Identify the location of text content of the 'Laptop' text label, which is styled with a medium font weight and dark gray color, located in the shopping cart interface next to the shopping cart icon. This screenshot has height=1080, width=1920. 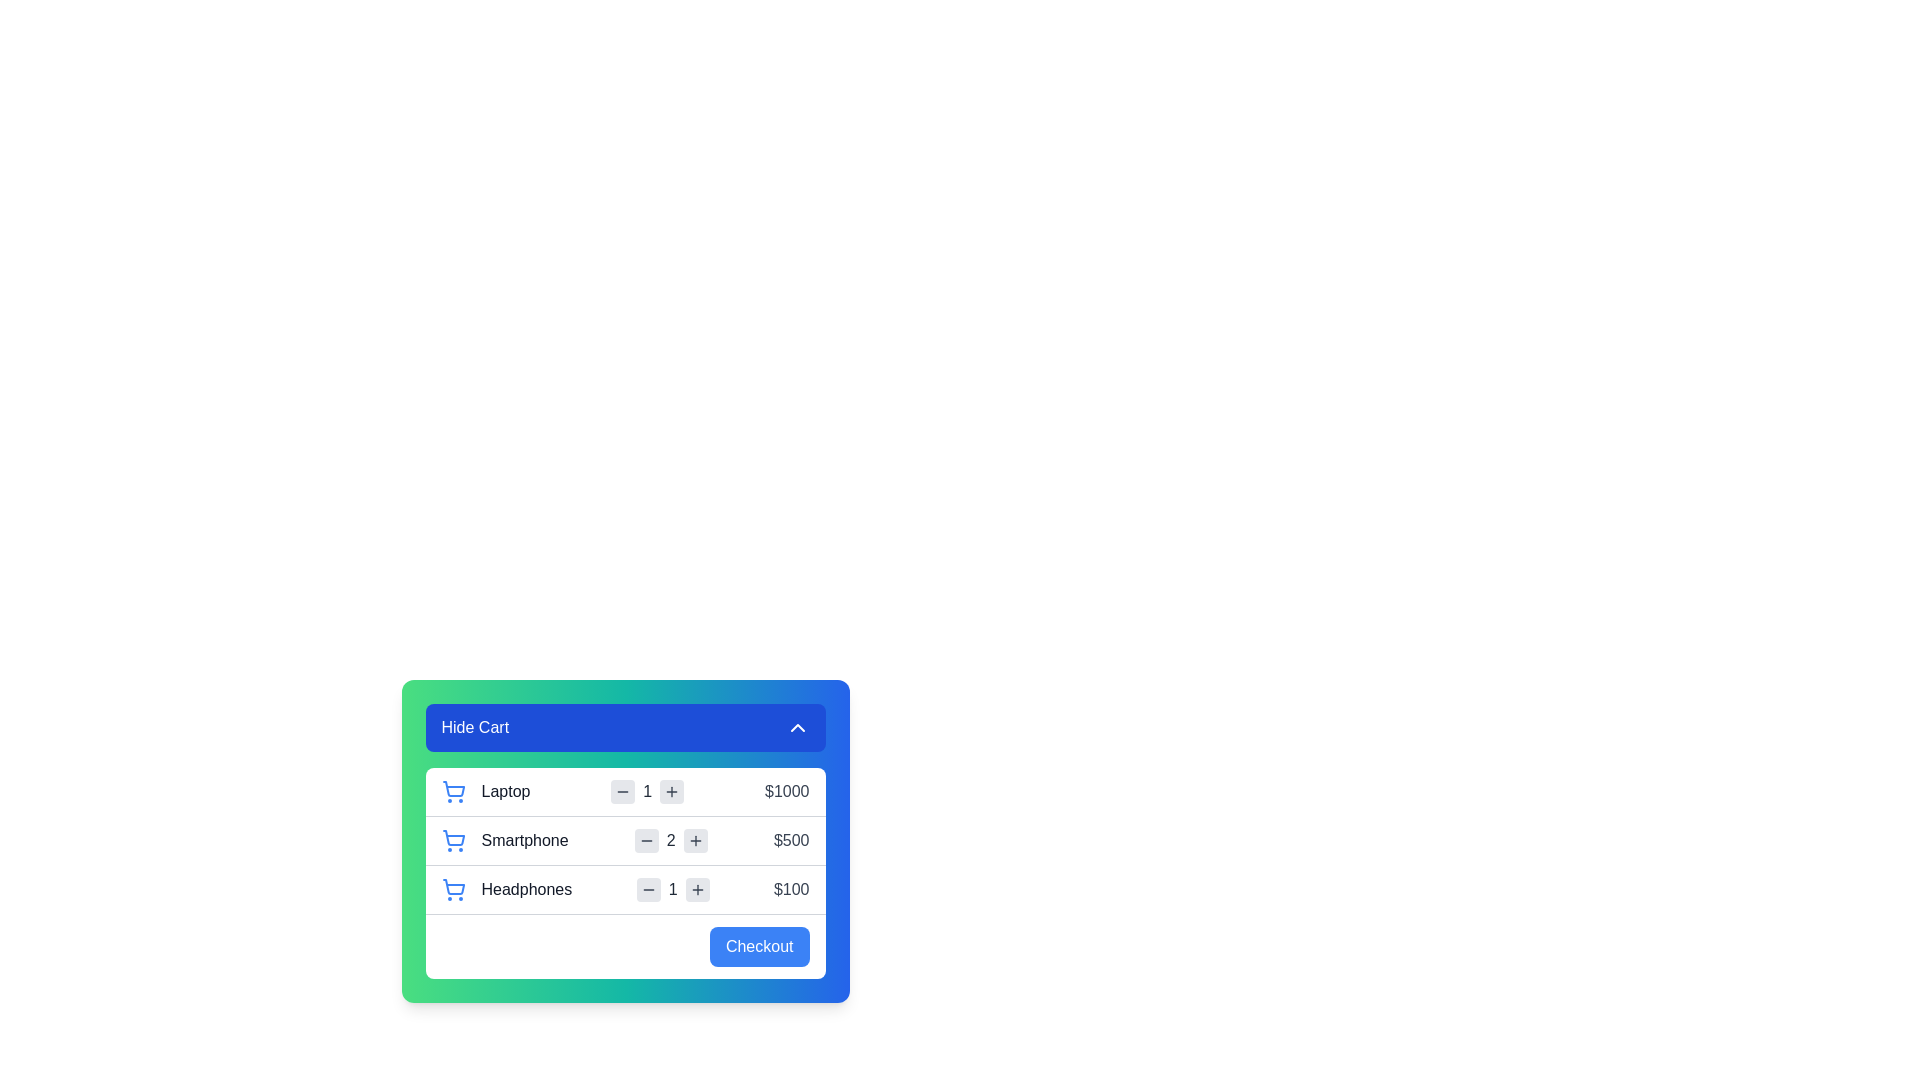
(505, 790).